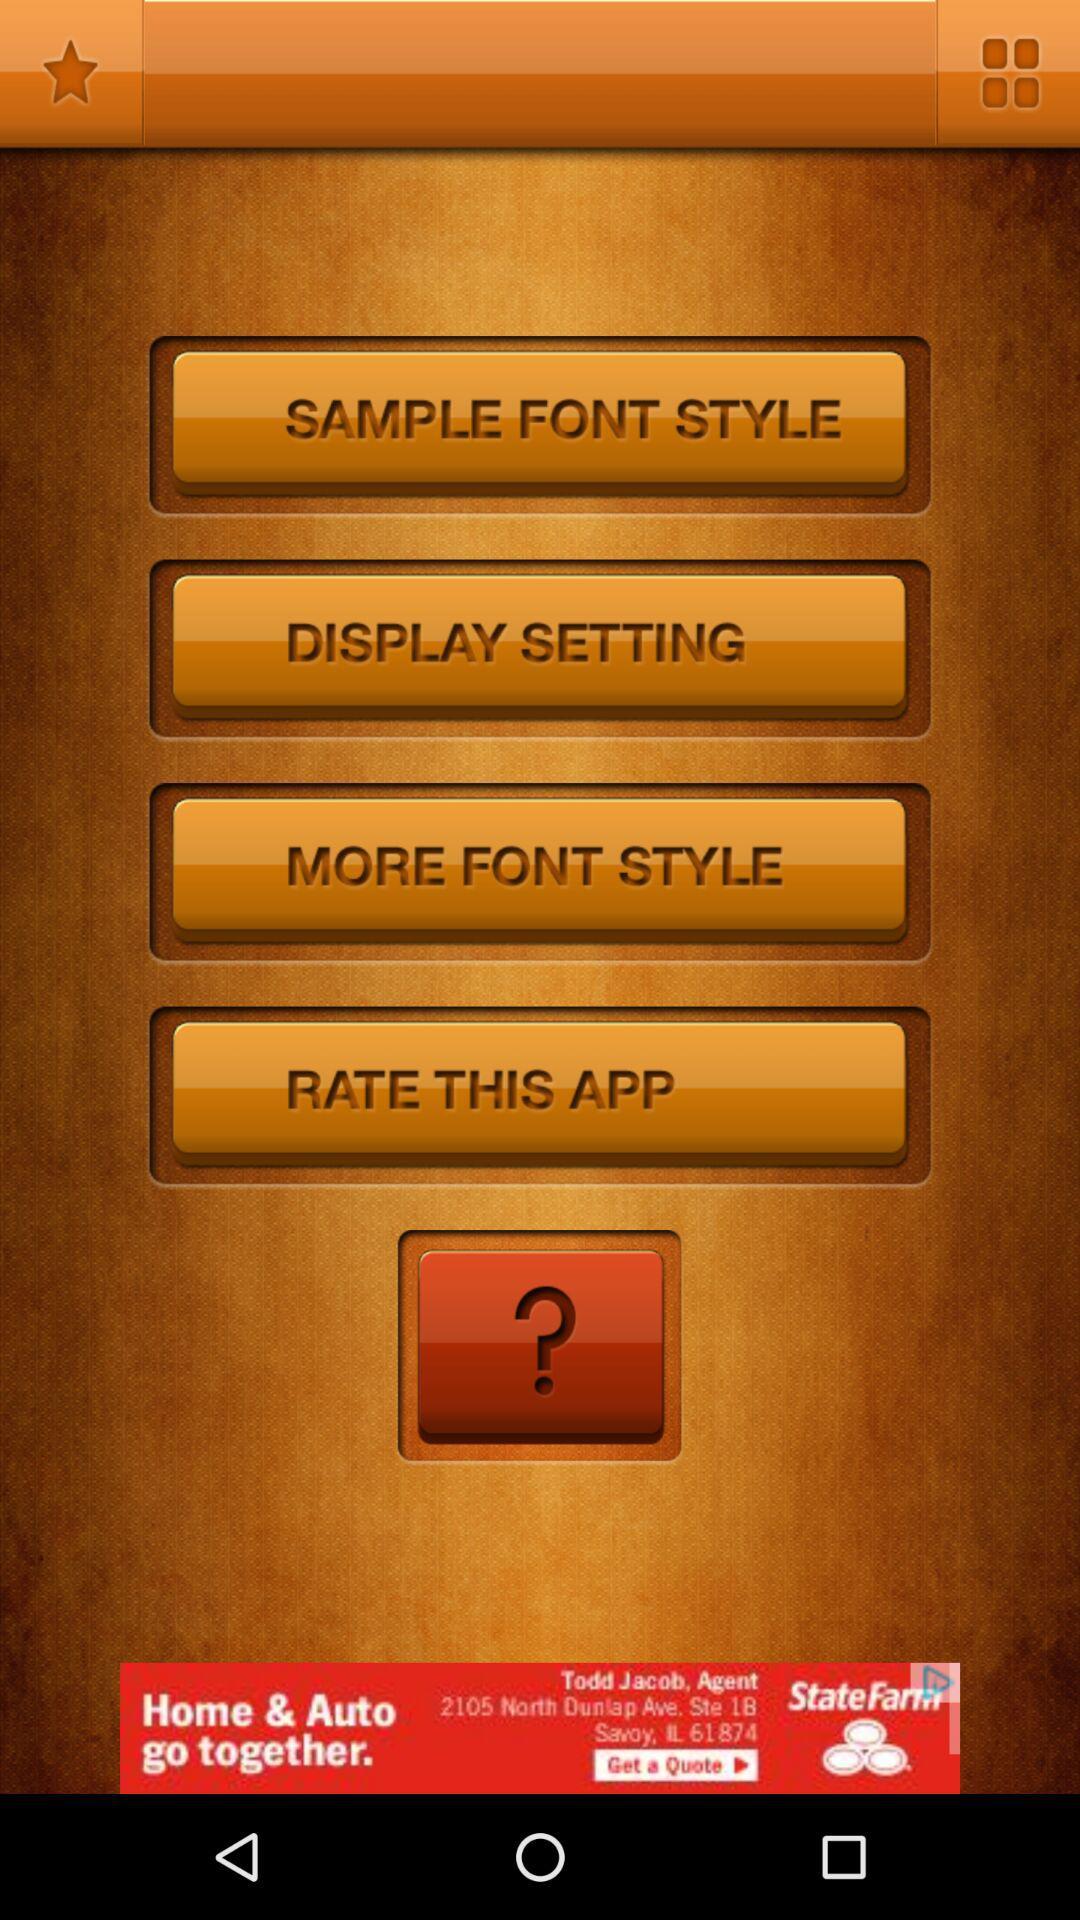  I want to click on open advertisement, so click(540, 1727).